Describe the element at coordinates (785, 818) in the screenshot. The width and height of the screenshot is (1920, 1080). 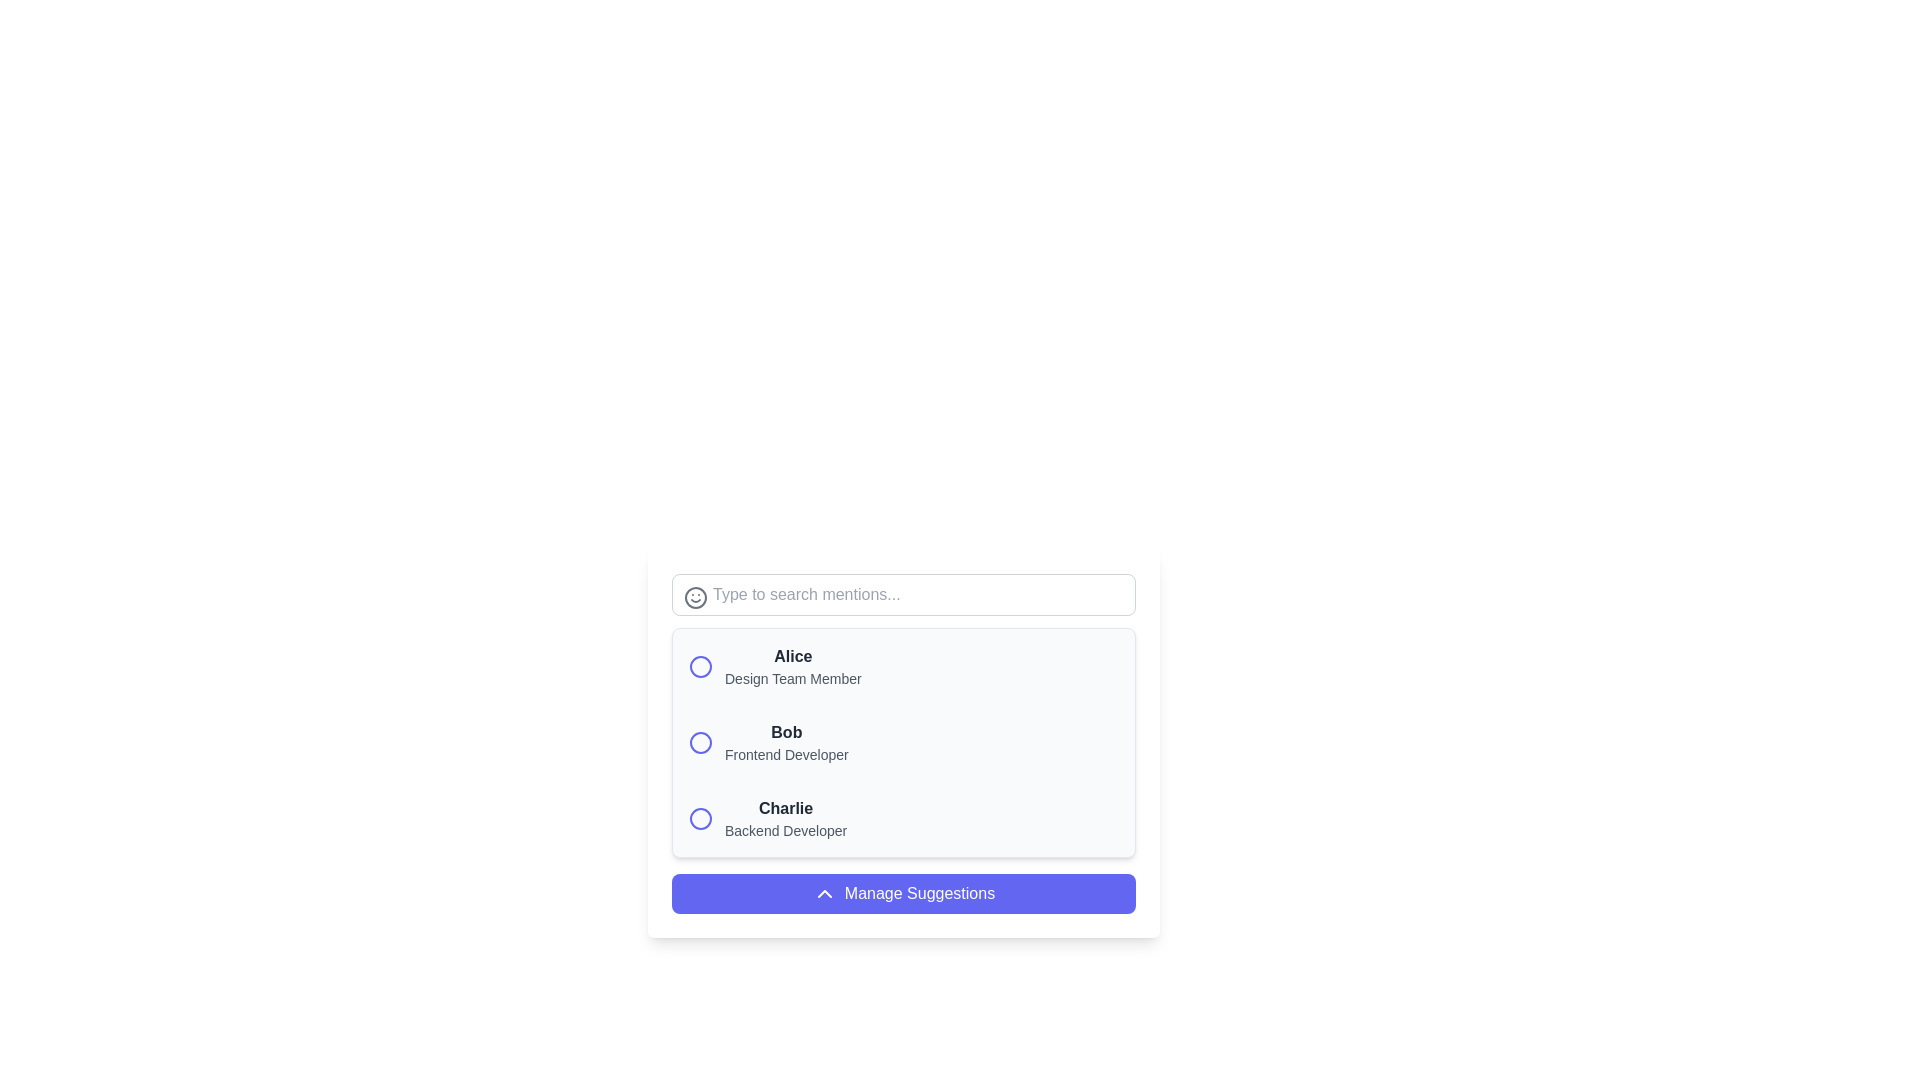
I see `the text label displaying 'Charlie' in bold and 'Backend Developer' in smaller gray text beneath it` at that location.